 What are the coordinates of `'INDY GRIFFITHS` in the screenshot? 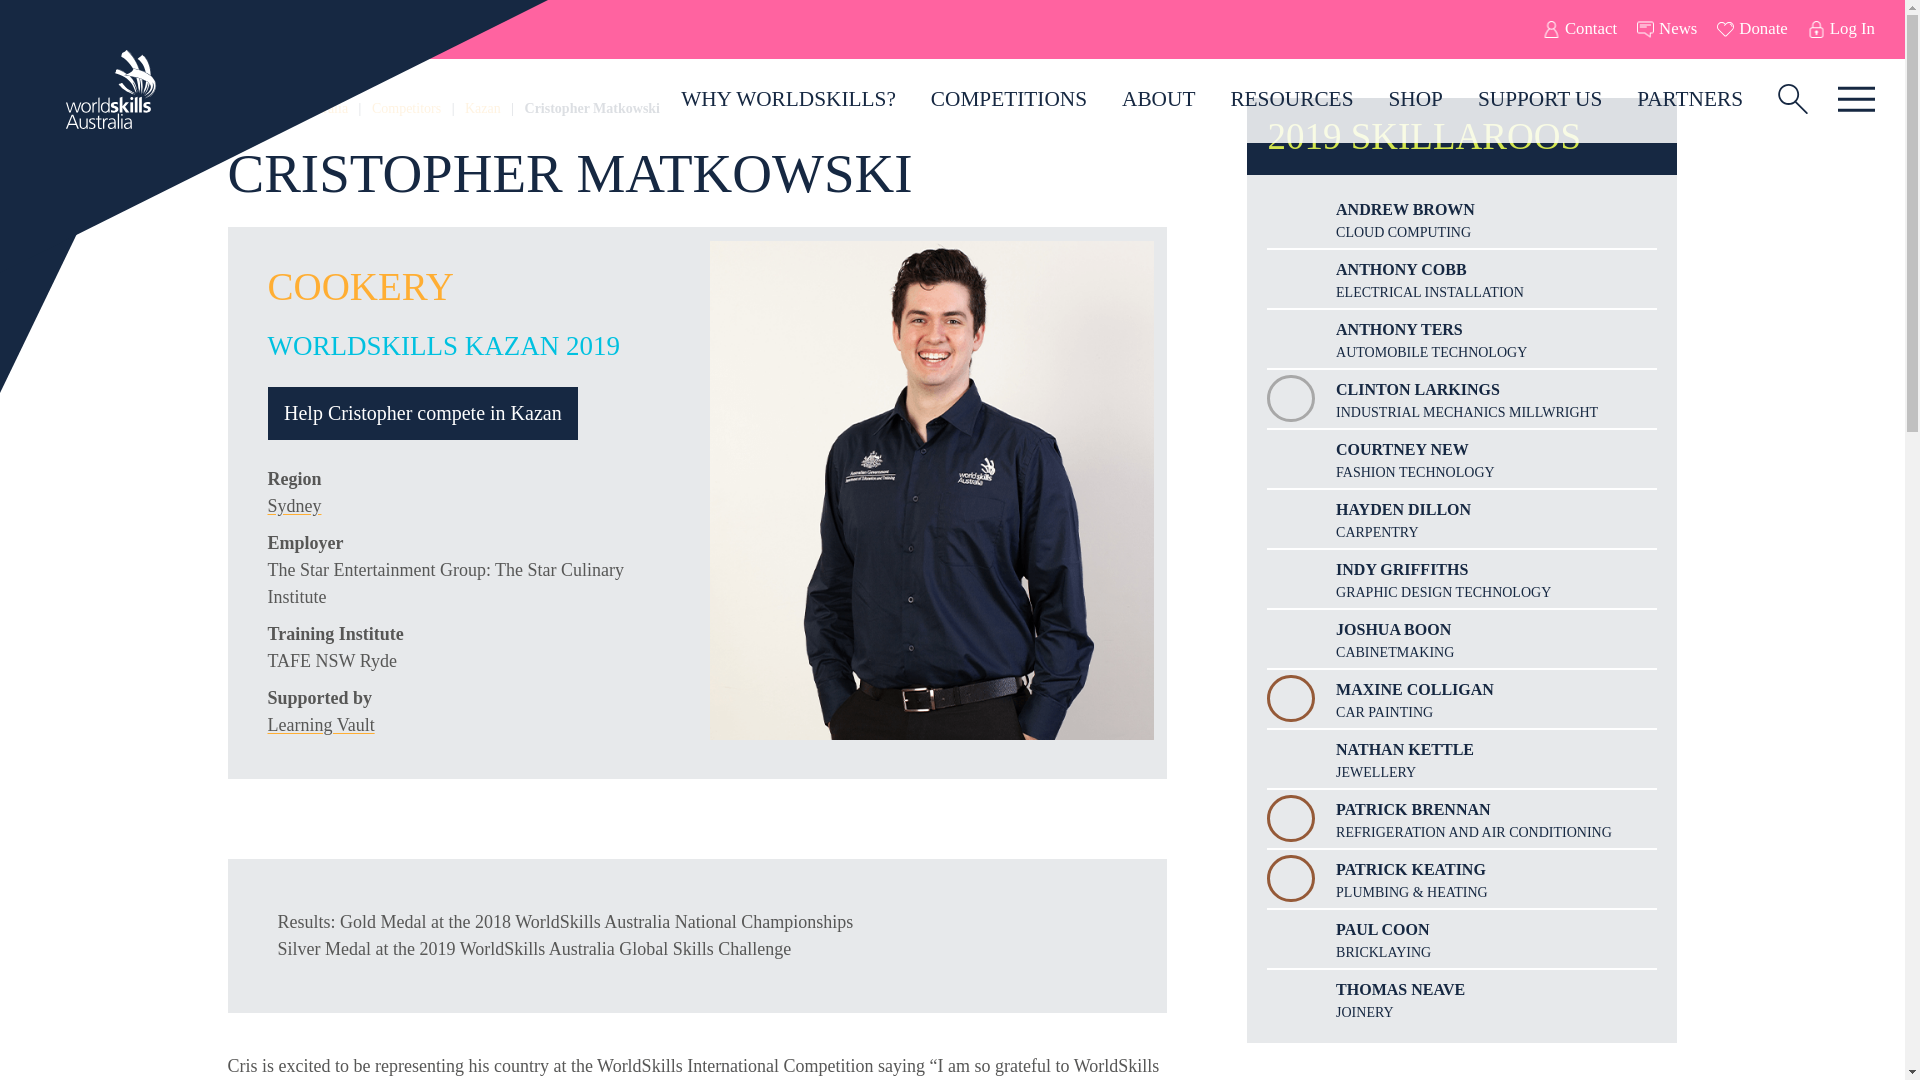 It's located at (1462, 578).